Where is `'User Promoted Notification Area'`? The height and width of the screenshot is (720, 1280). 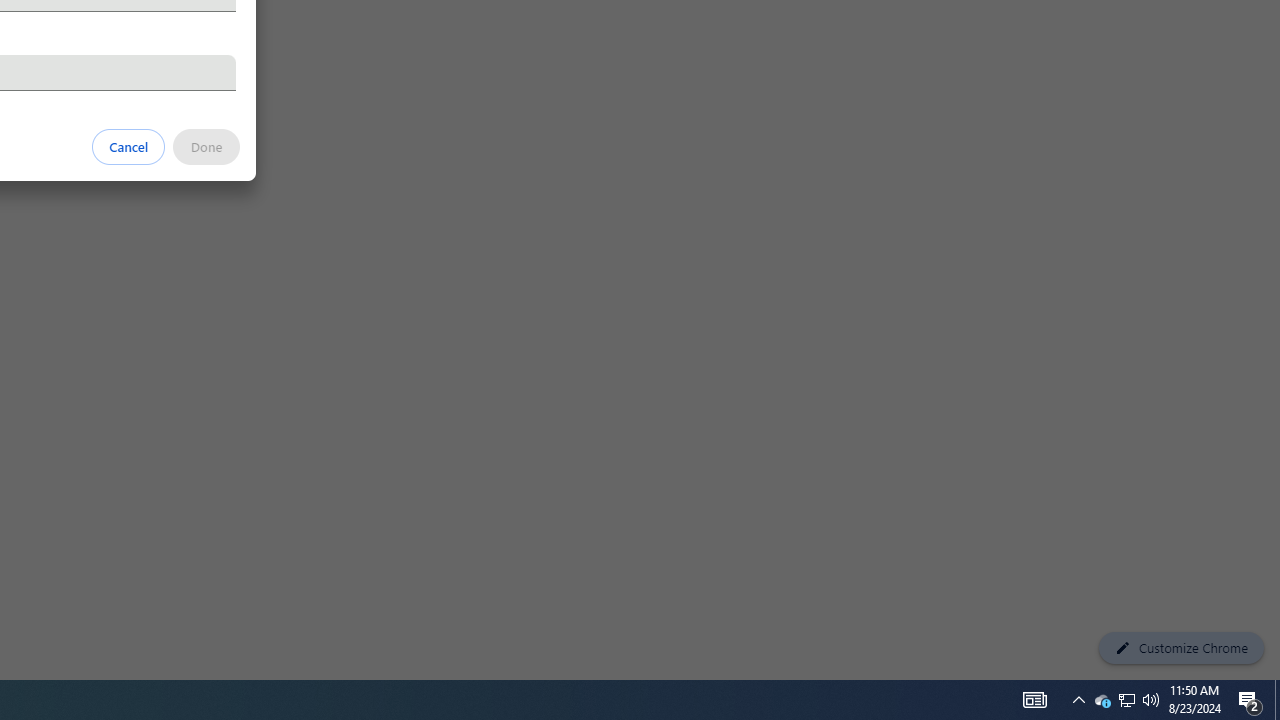 'User Promoted Notification Area' is located at coordinates (1127, 698).